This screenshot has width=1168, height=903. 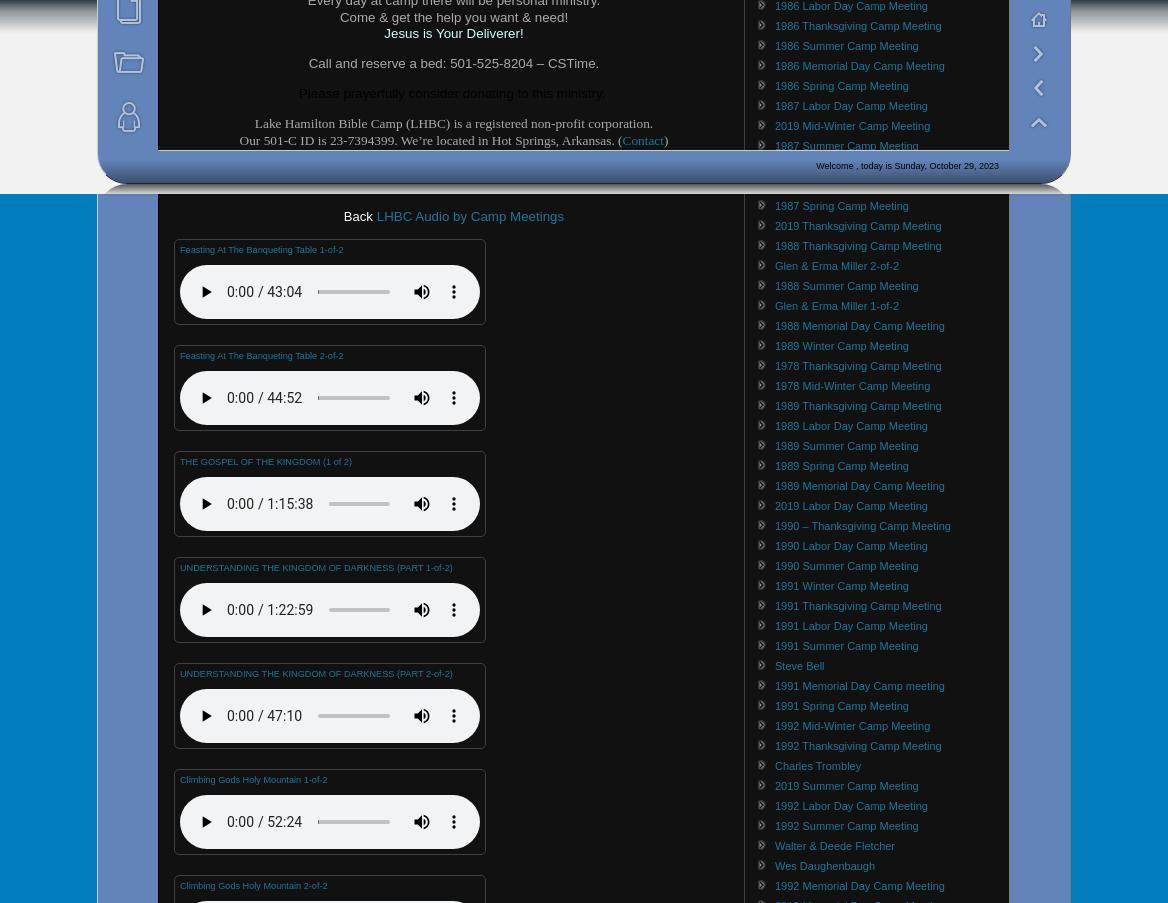 What do you see at coordinates (350, 216) in the screenshot?
I see `'Ba'` at bounding box center [350, 216].